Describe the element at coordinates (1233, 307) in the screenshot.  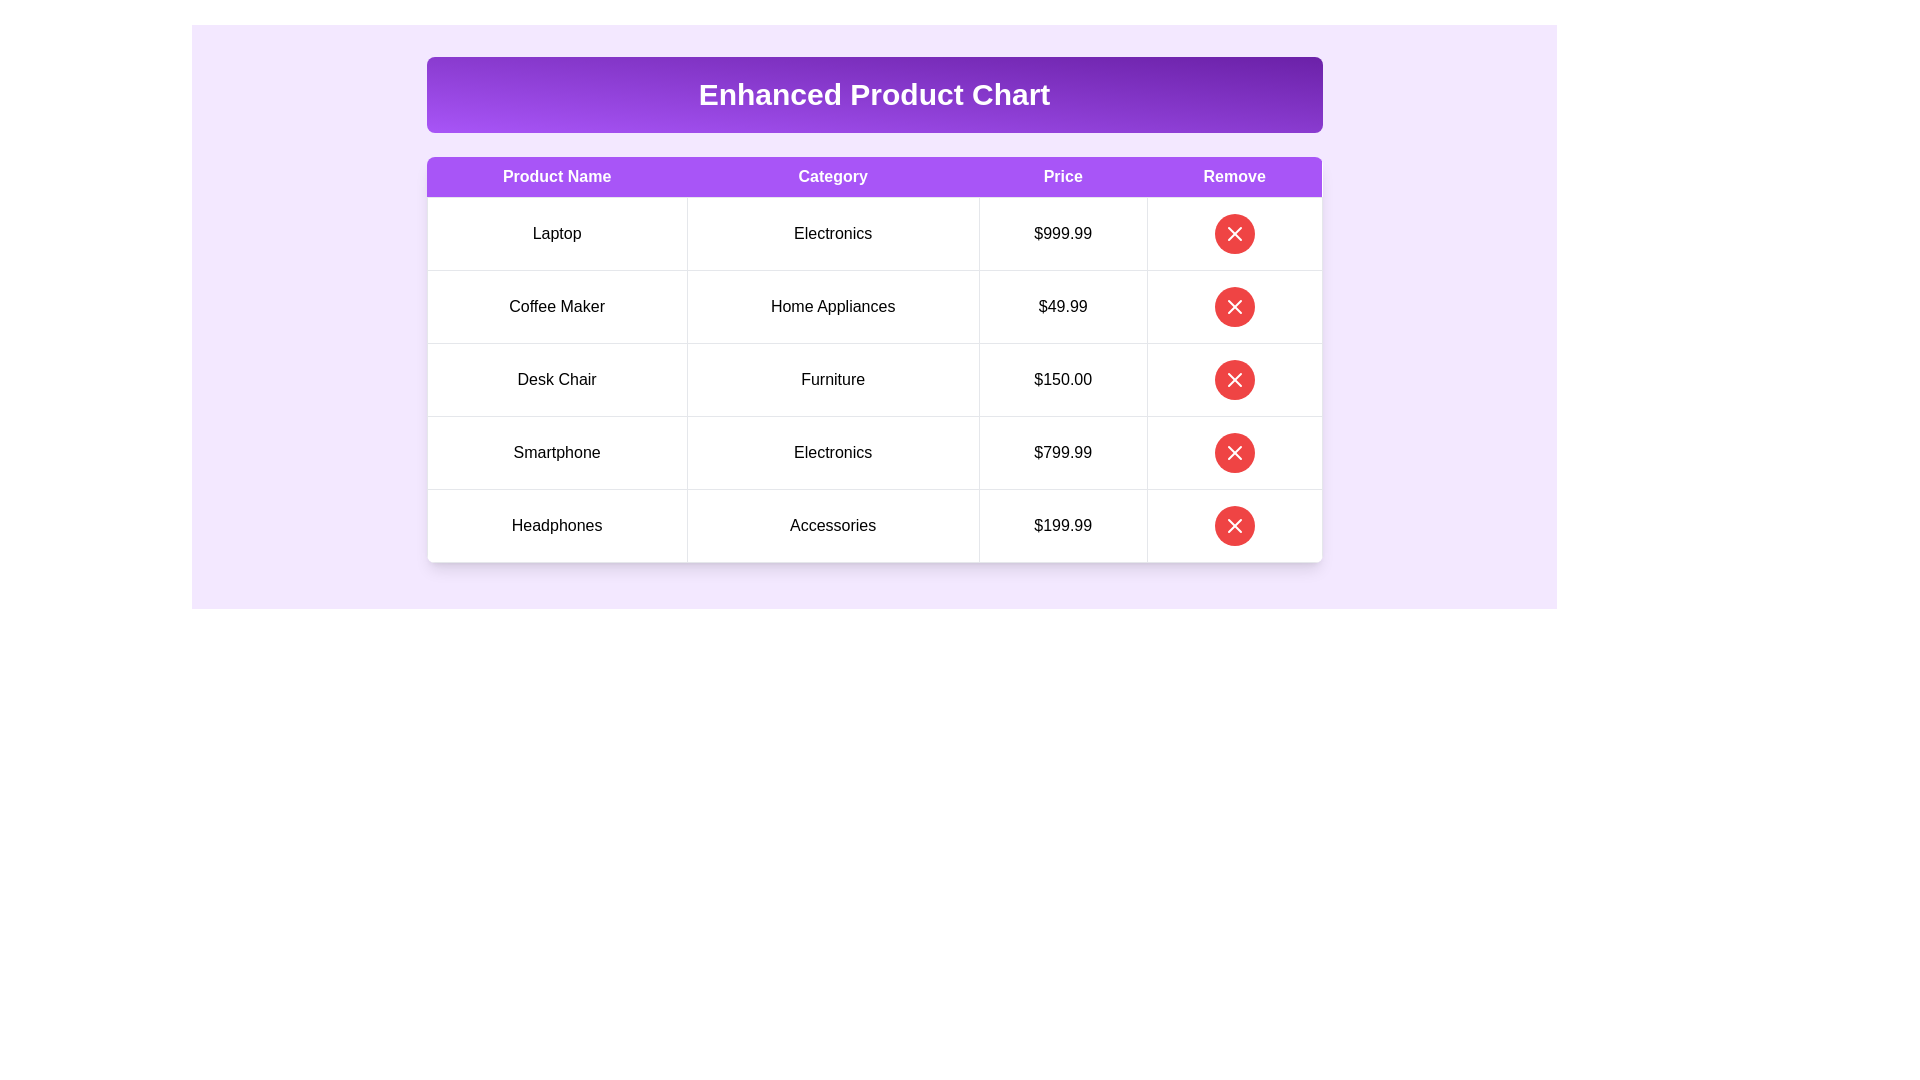
I see `the 'Remove' button for the row representing 'Coffee Maker', 'Home Appliances', and '$49.99' through keyboard navigation` at that location.